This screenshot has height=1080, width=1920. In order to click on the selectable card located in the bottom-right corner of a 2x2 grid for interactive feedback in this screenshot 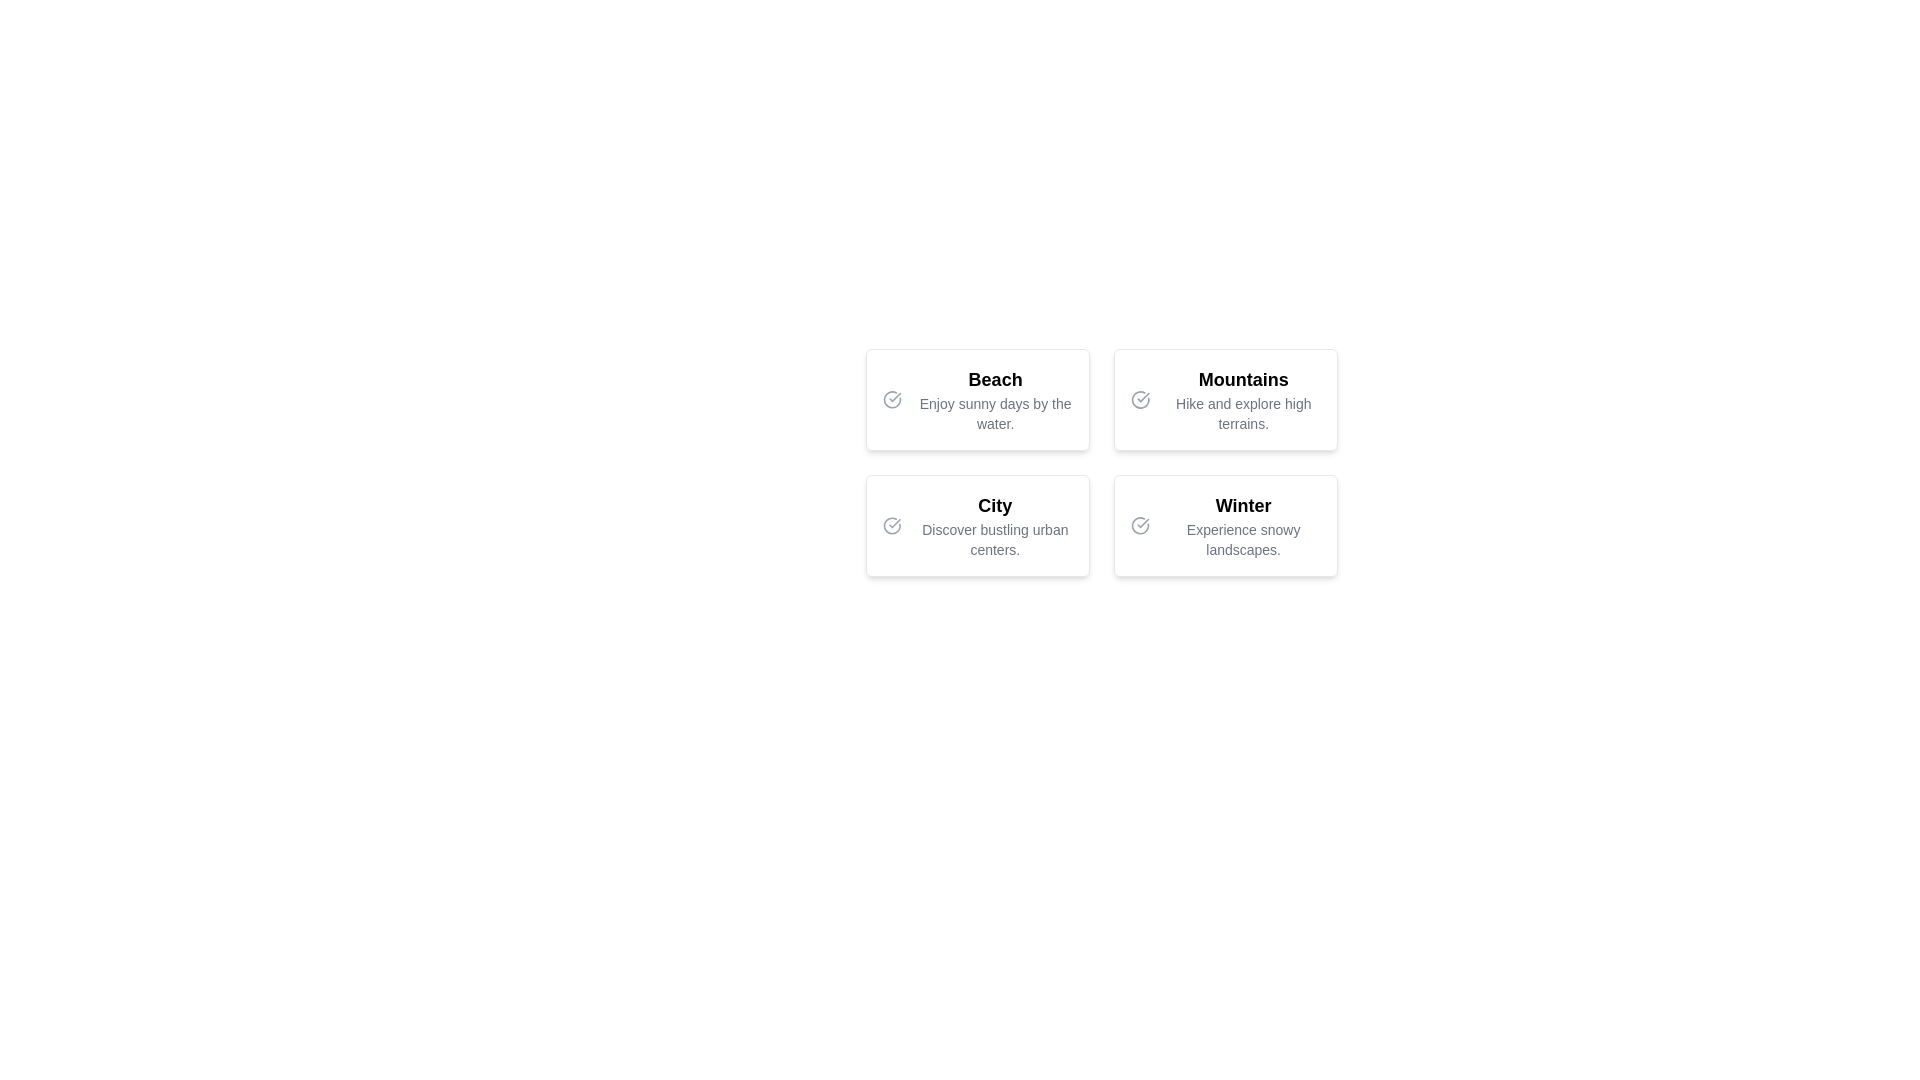, I will do `click(1224, 524)`.